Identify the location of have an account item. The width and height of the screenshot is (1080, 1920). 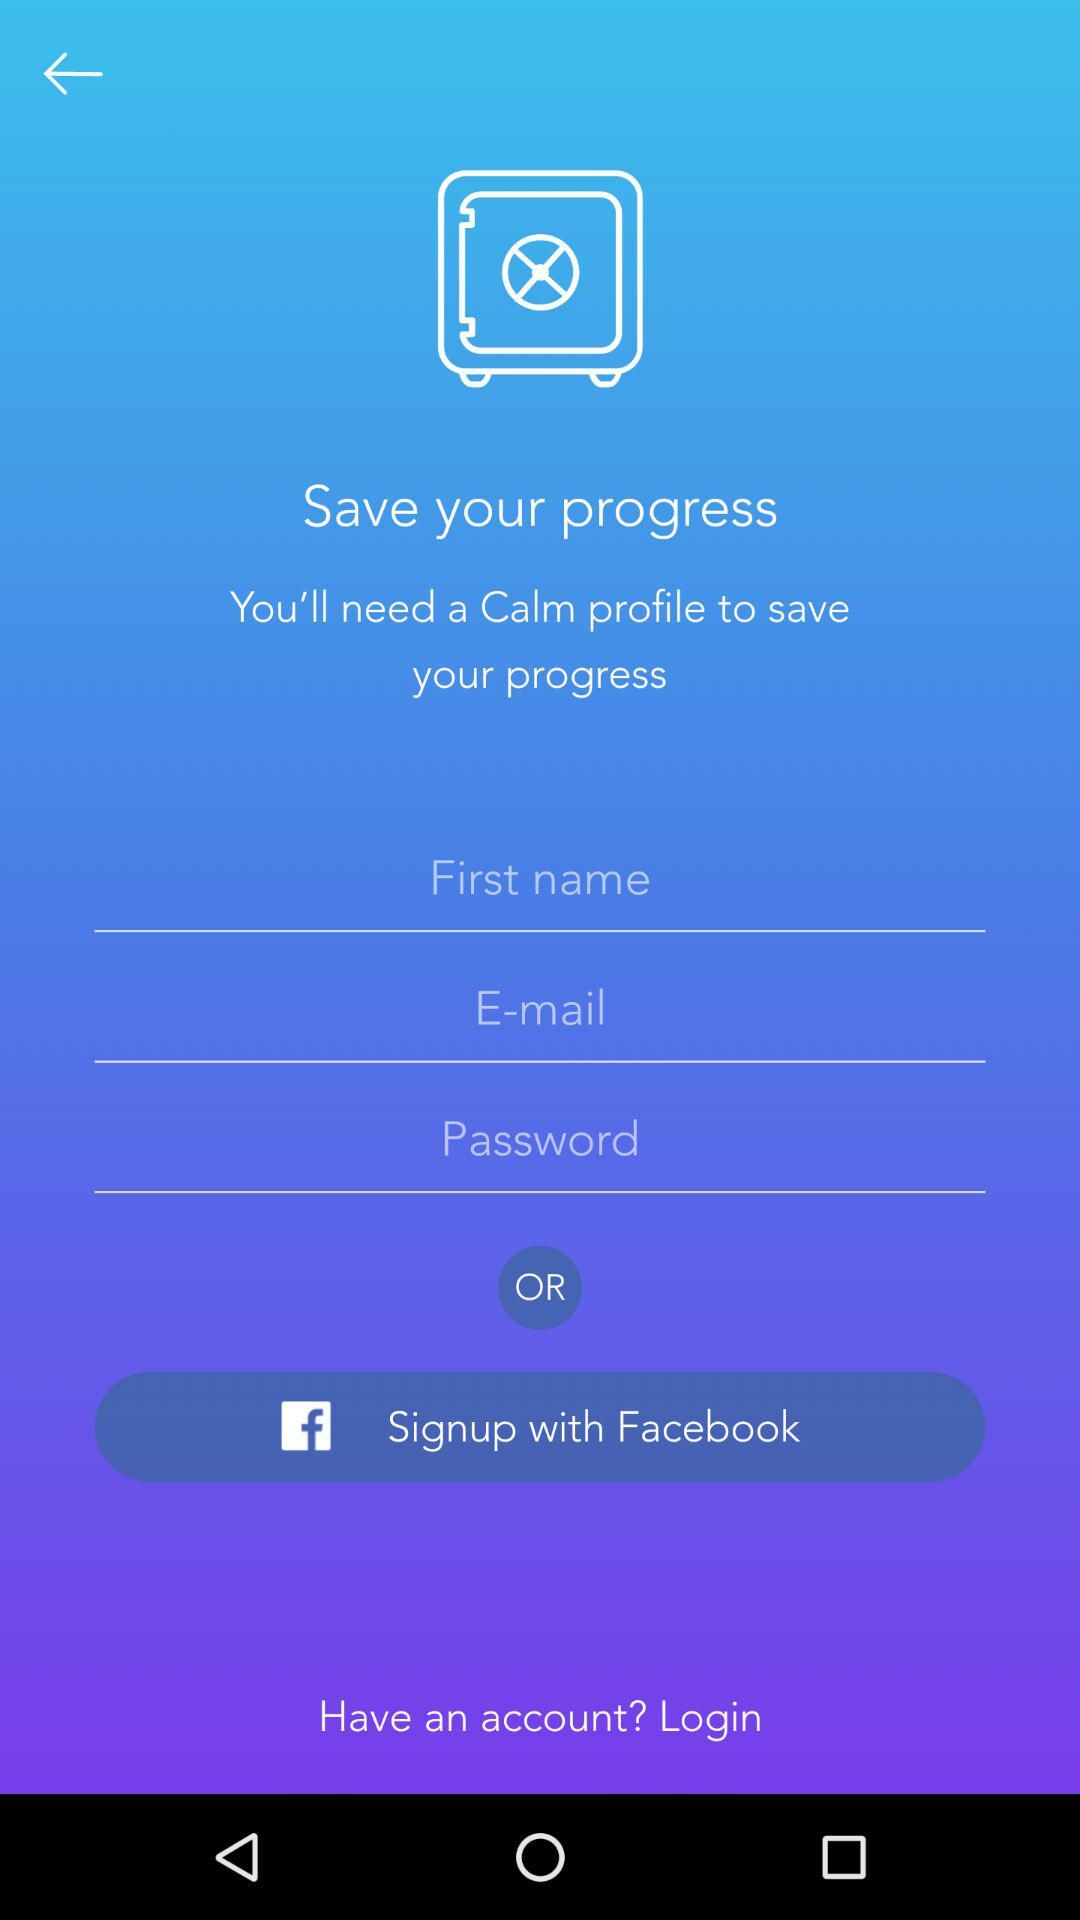
(540, 1715).